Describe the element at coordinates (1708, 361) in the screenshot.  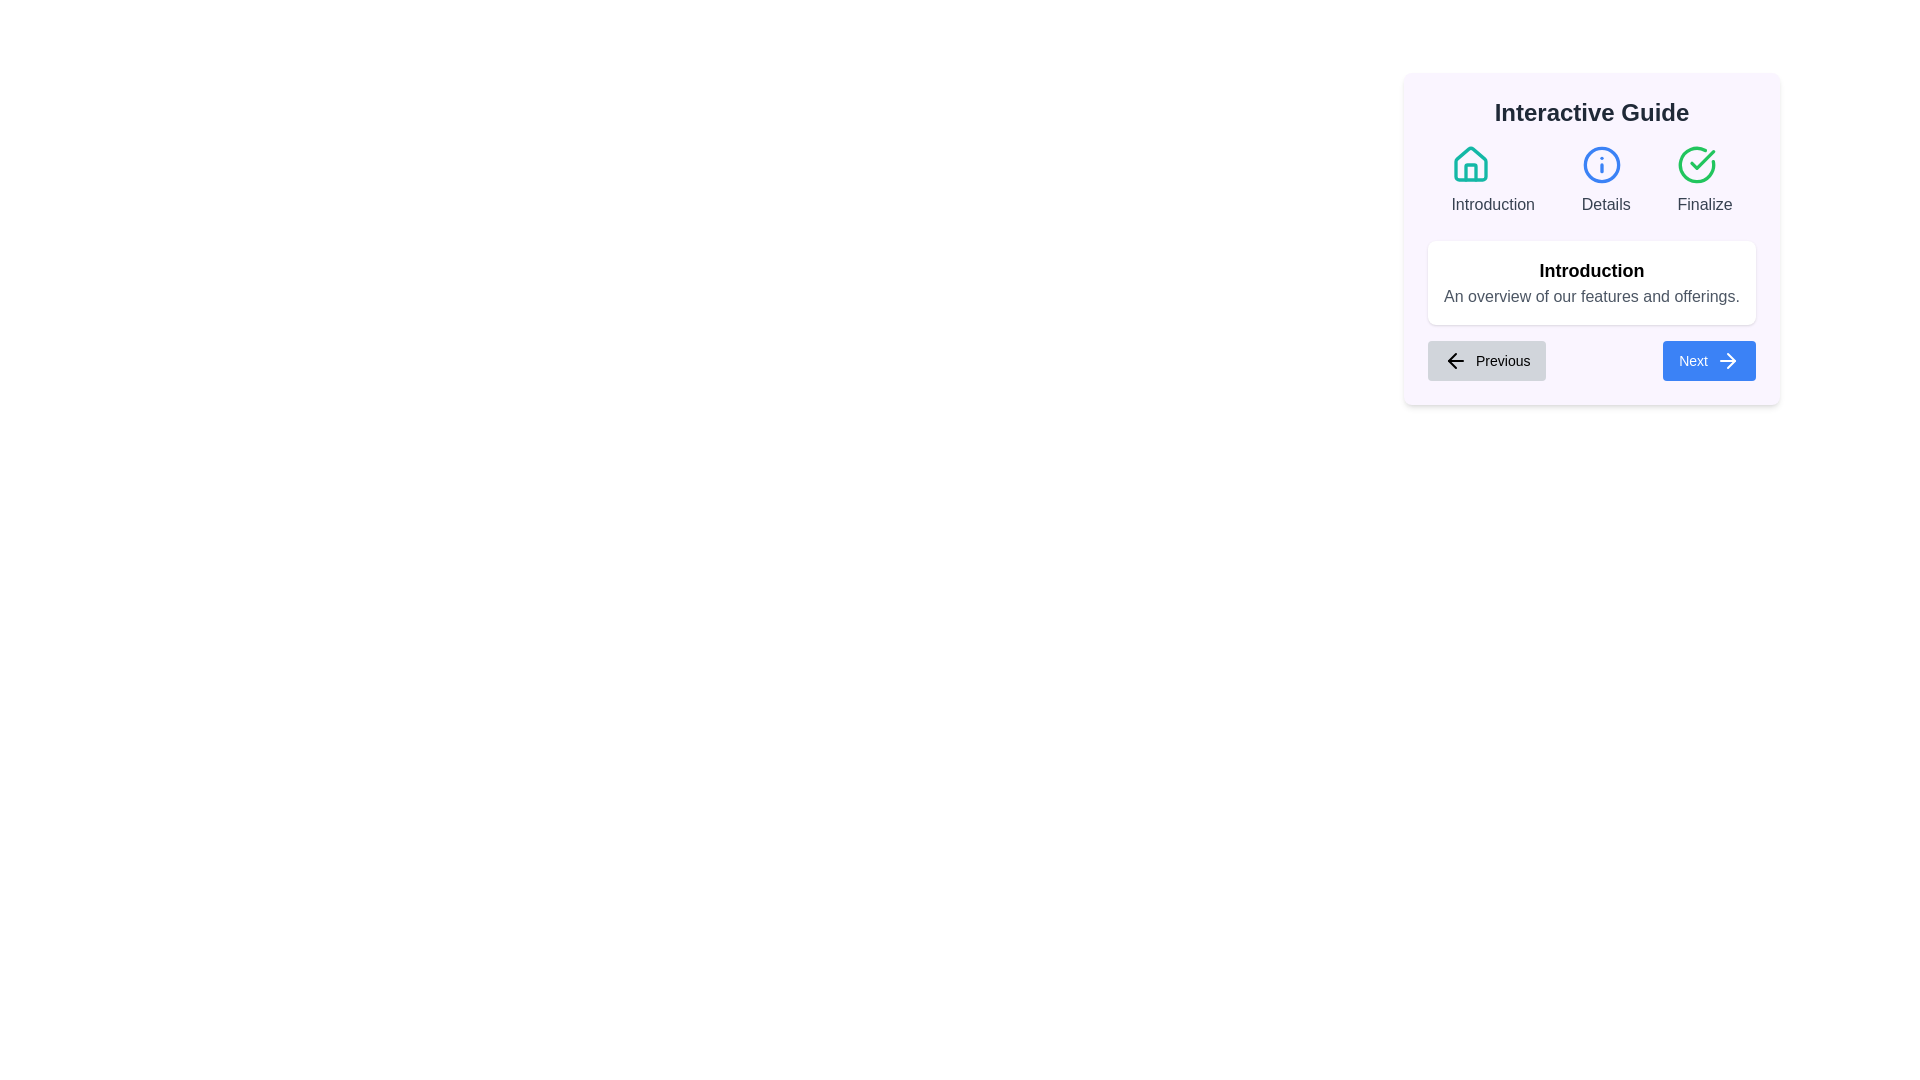
I see `the Next button to navigate through the steps` at that location.